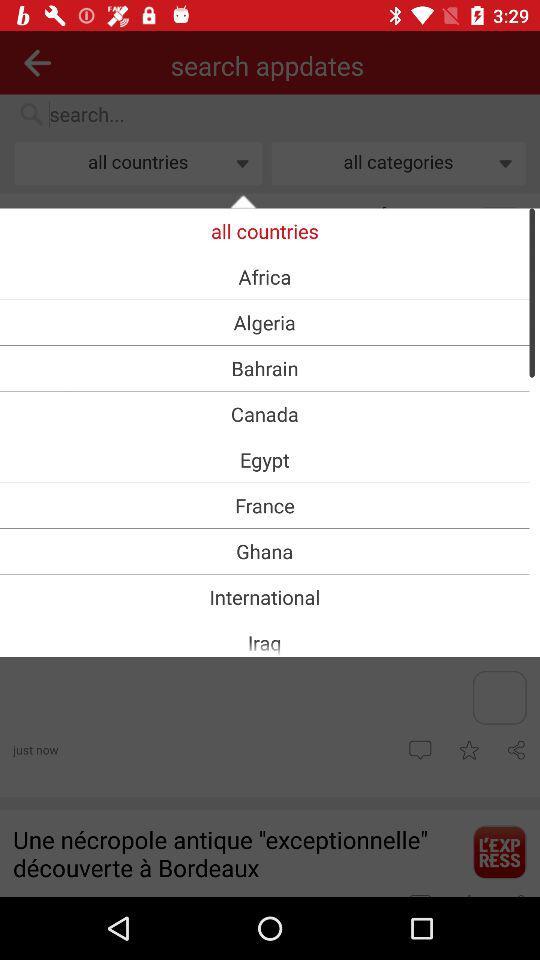 This screenshot has width=540, height=960. What do you see at coordinates (264, 231) in the screenshot?
I see `all countries item` at bounding box center [264, 231].